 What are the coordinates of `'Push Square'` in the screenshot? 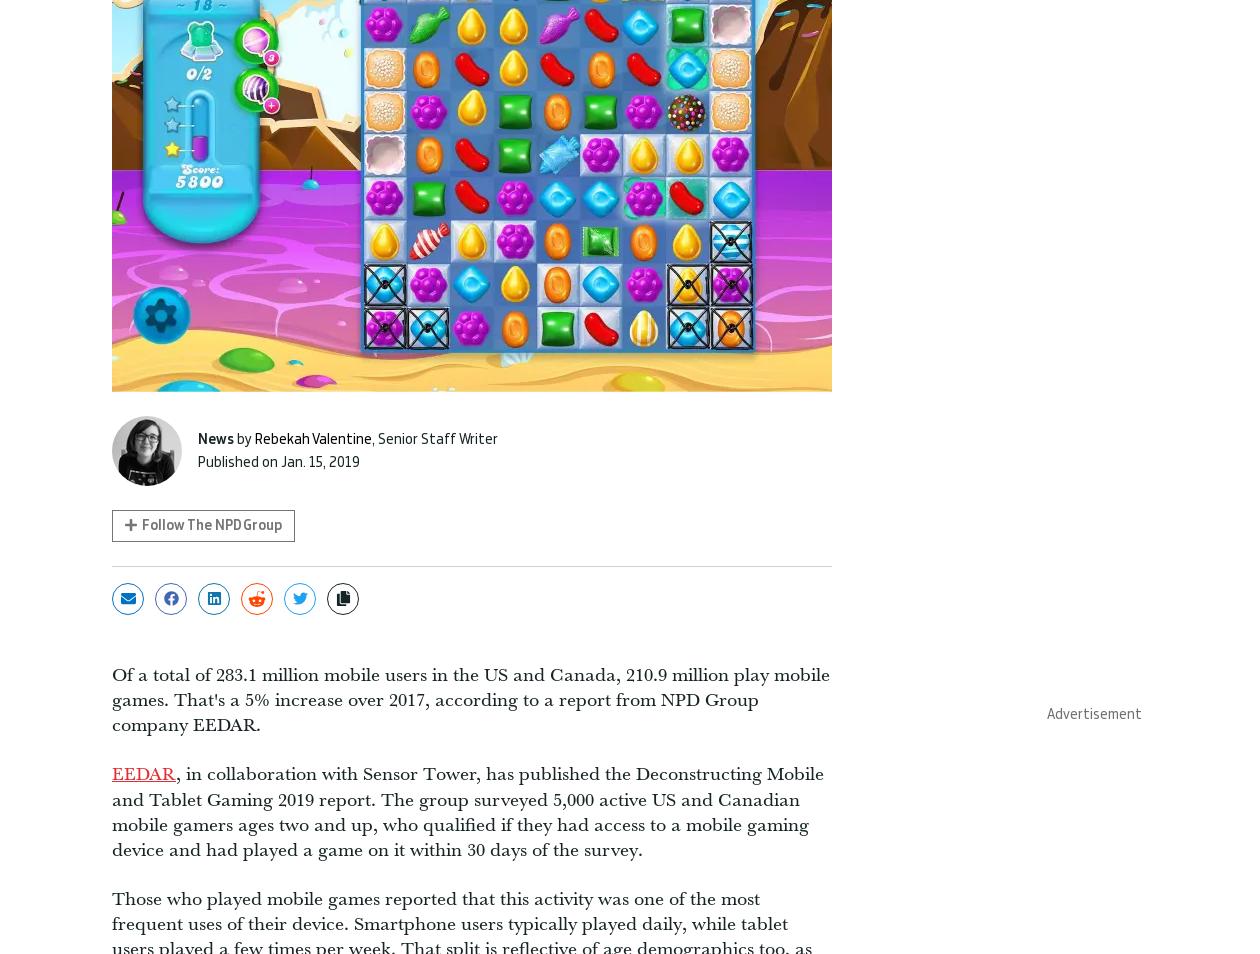 It's located at (1009, 569).